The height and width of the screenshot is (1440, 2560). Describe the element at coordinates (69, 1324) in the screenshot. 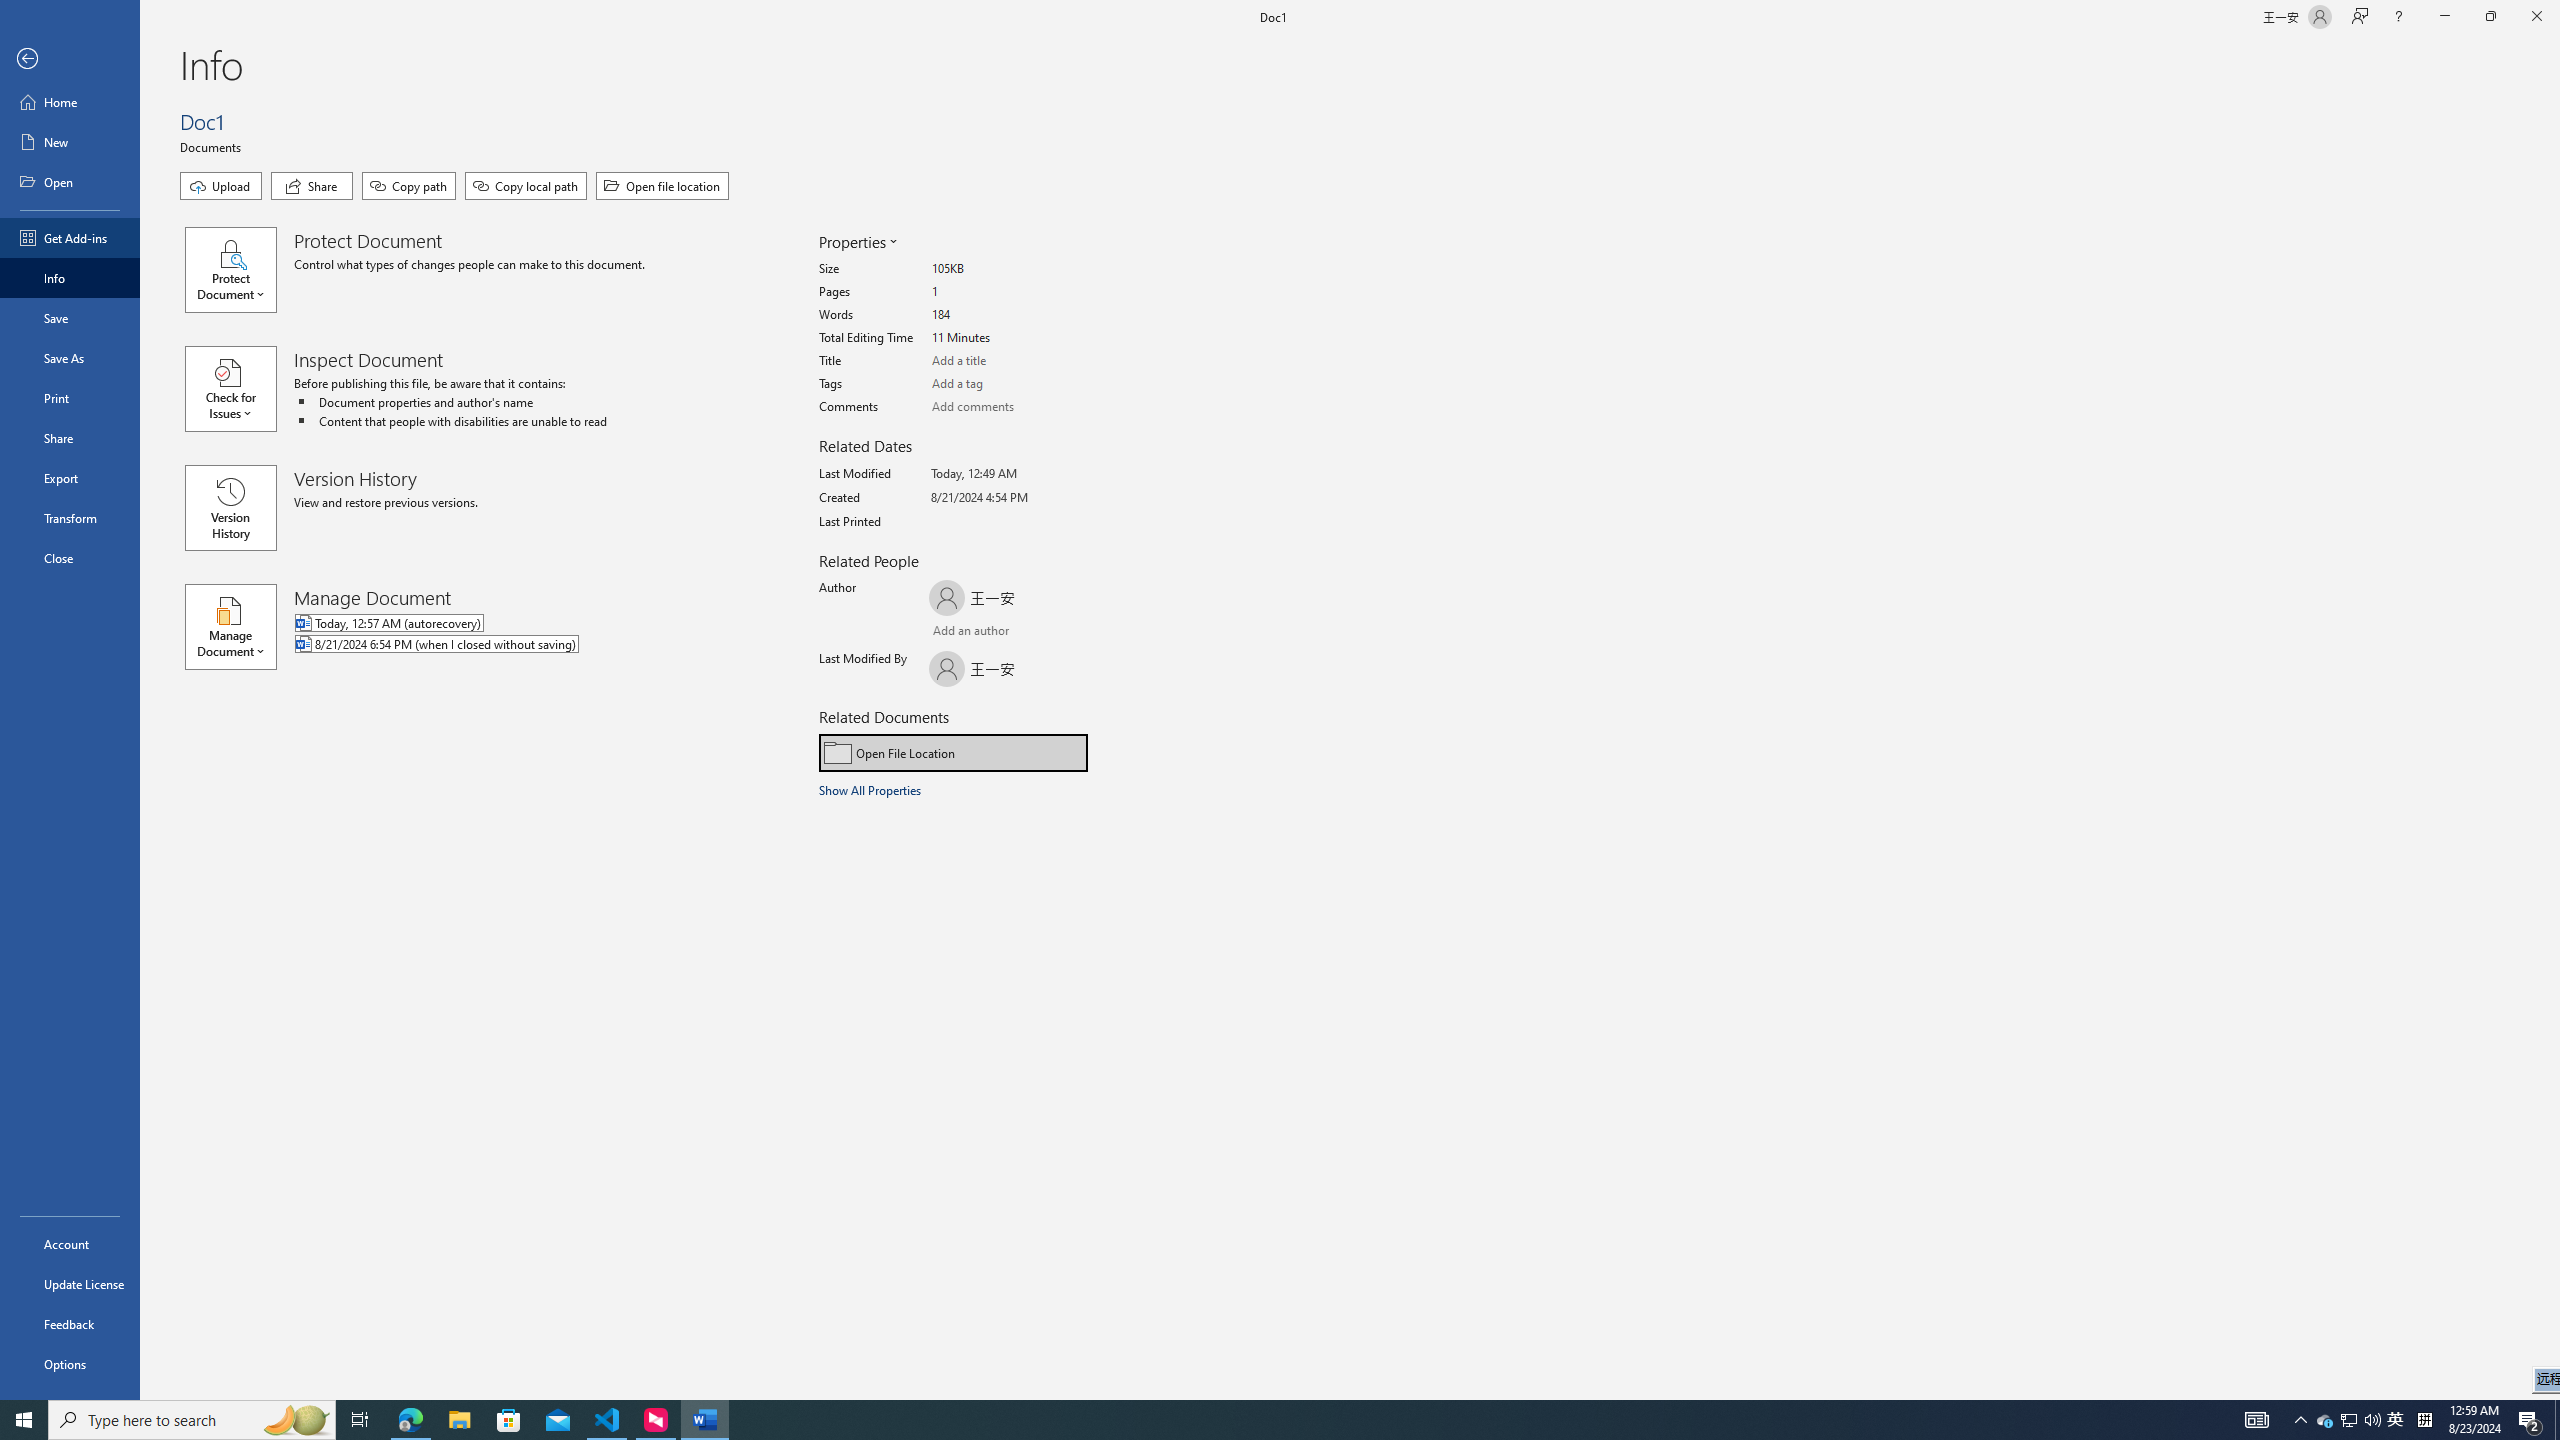

I see `'Feedback'` at that location.